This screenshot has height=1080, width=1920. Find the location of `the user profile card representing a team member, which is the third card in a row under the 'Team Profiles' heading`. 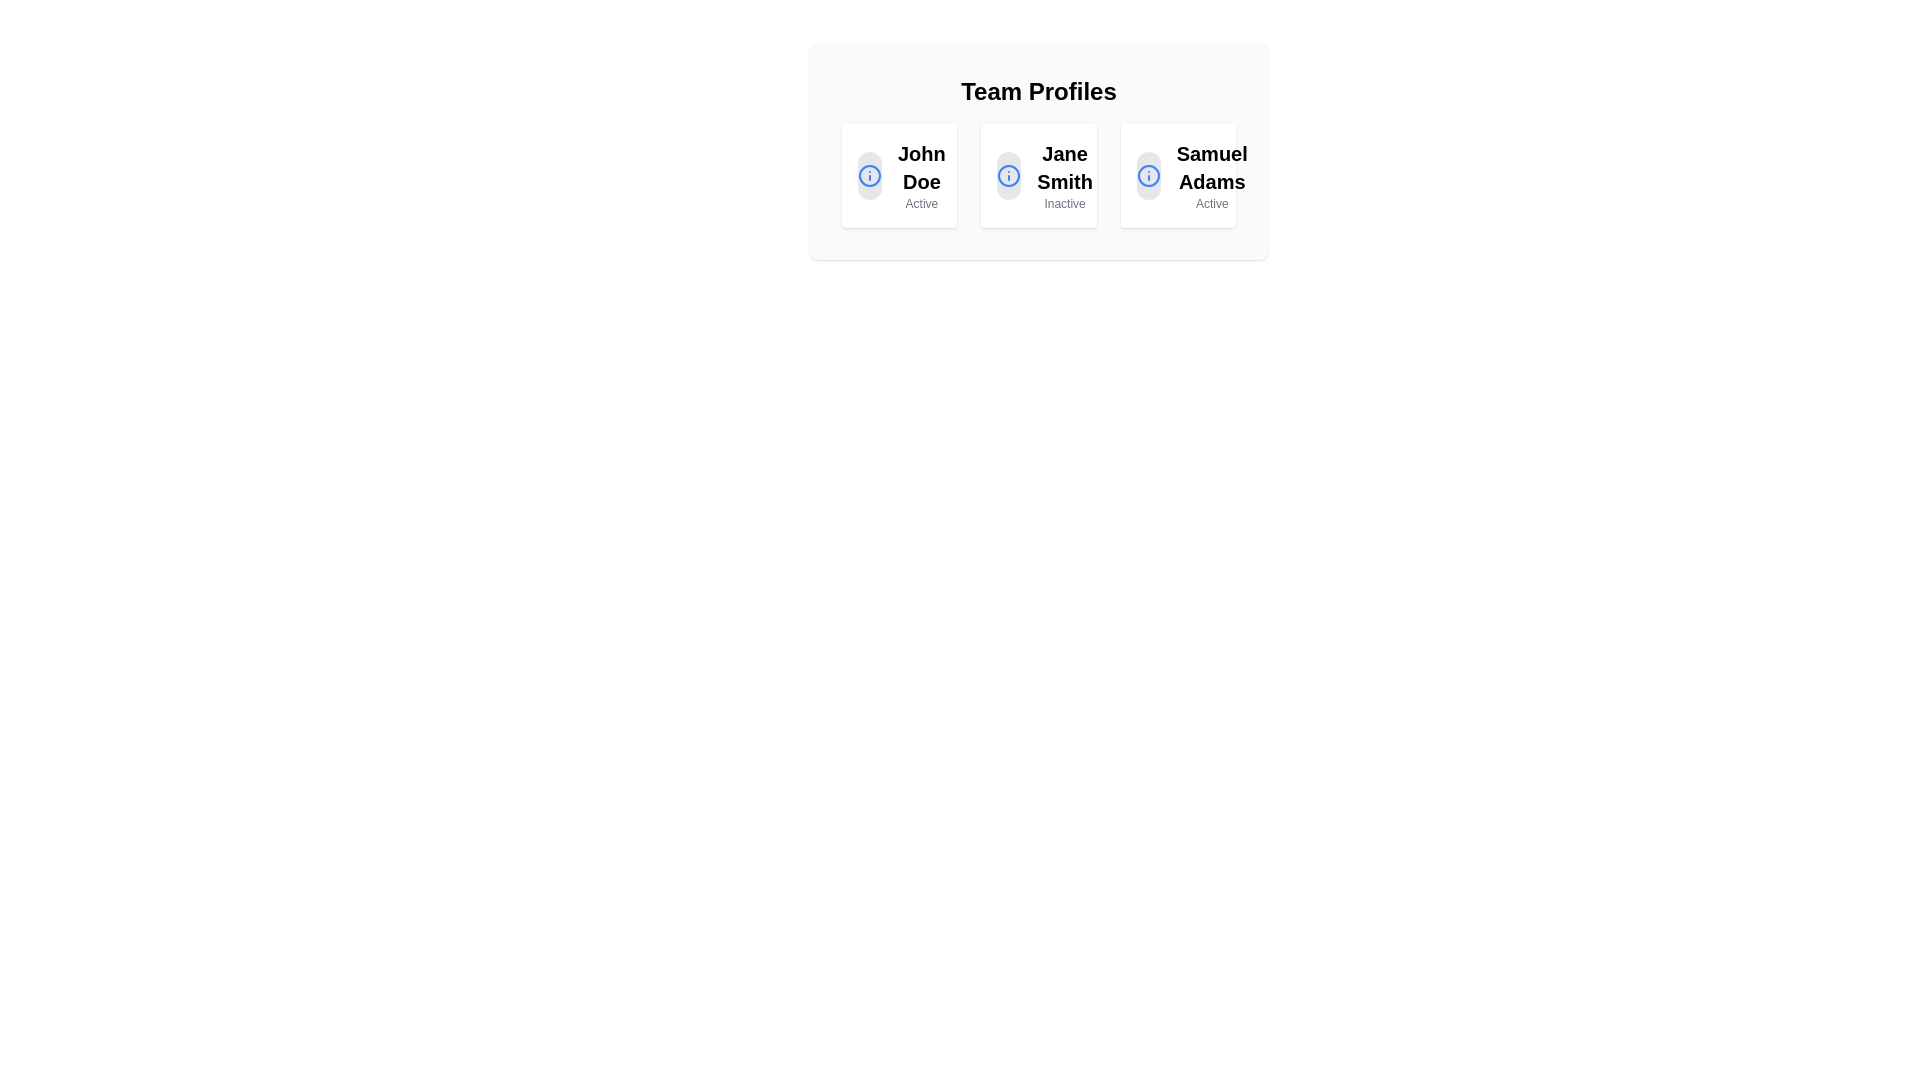

the user profile card representing a team member, which is the third card in a row under the 'Team Profiles' heading is located at coordinates (1177, 175).